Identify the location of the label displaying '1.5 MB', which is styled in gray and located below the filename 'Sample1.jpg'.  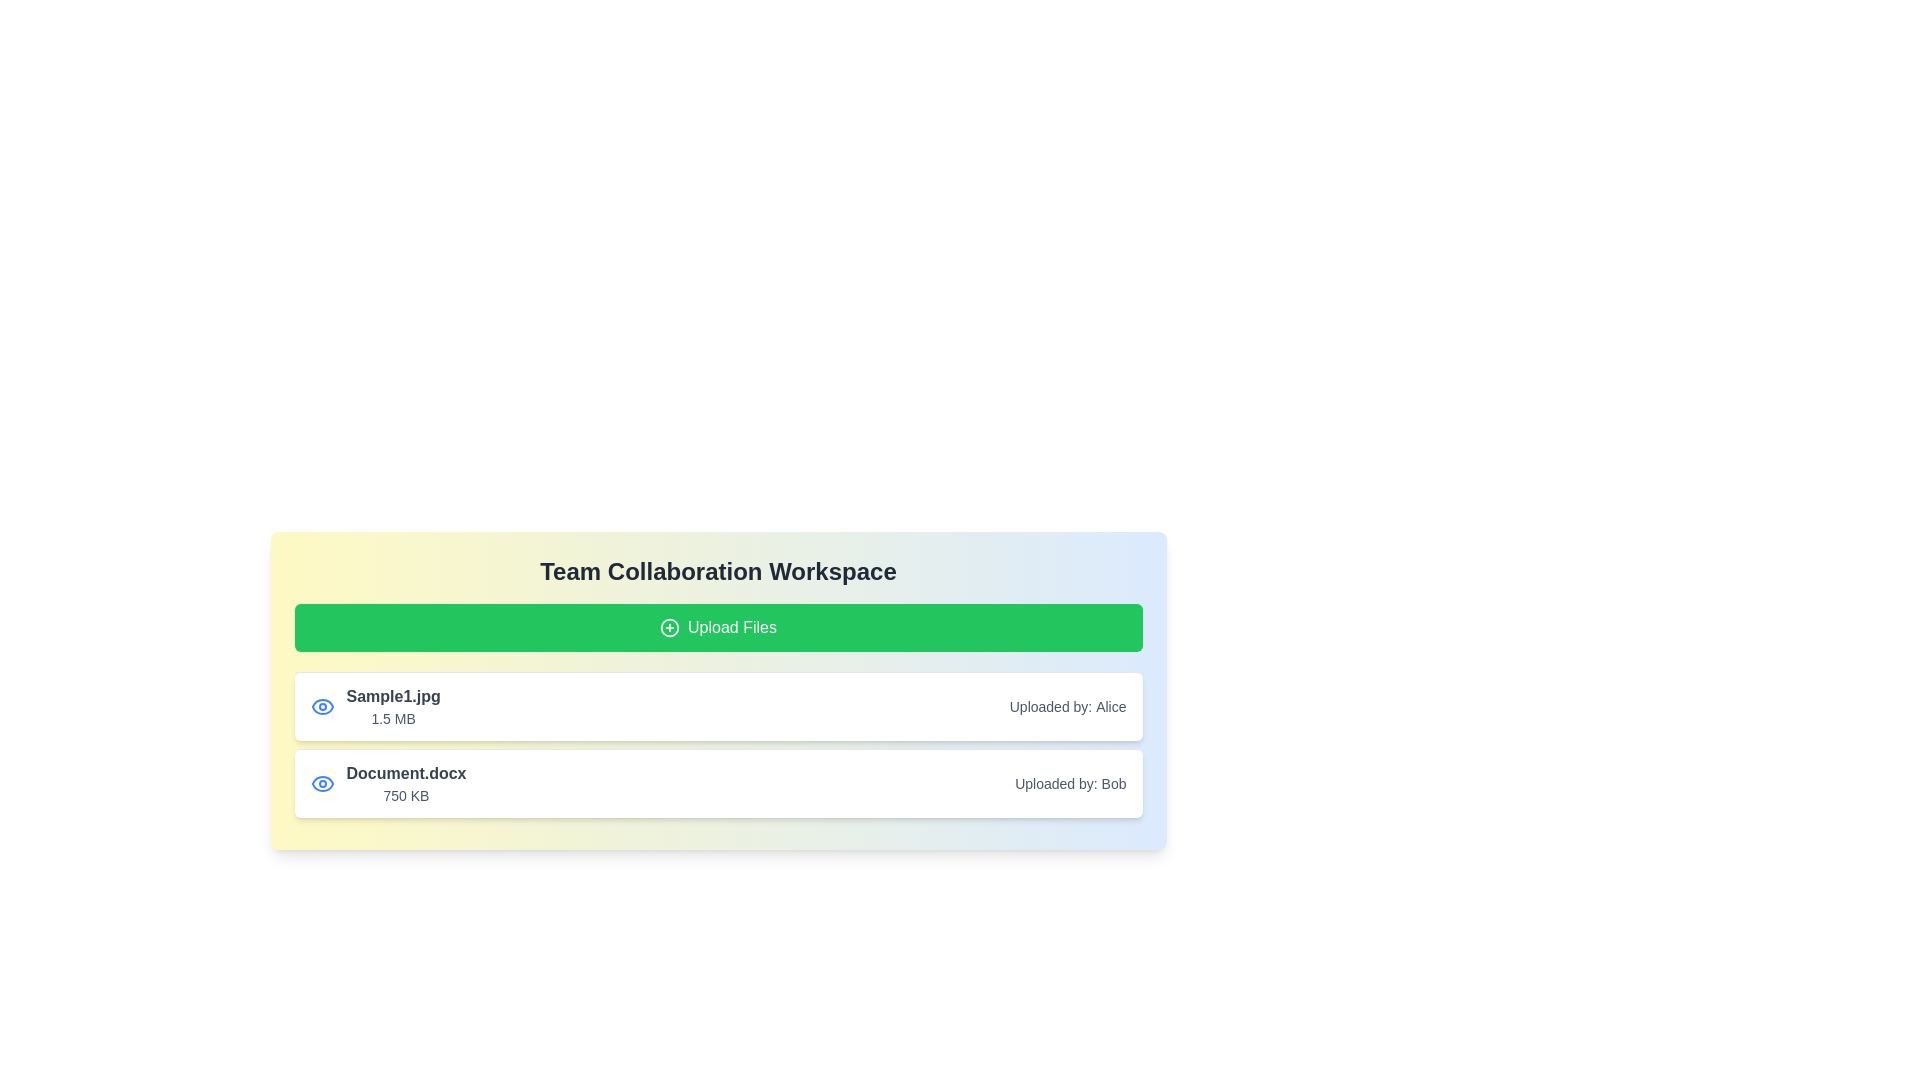
(393, 717).